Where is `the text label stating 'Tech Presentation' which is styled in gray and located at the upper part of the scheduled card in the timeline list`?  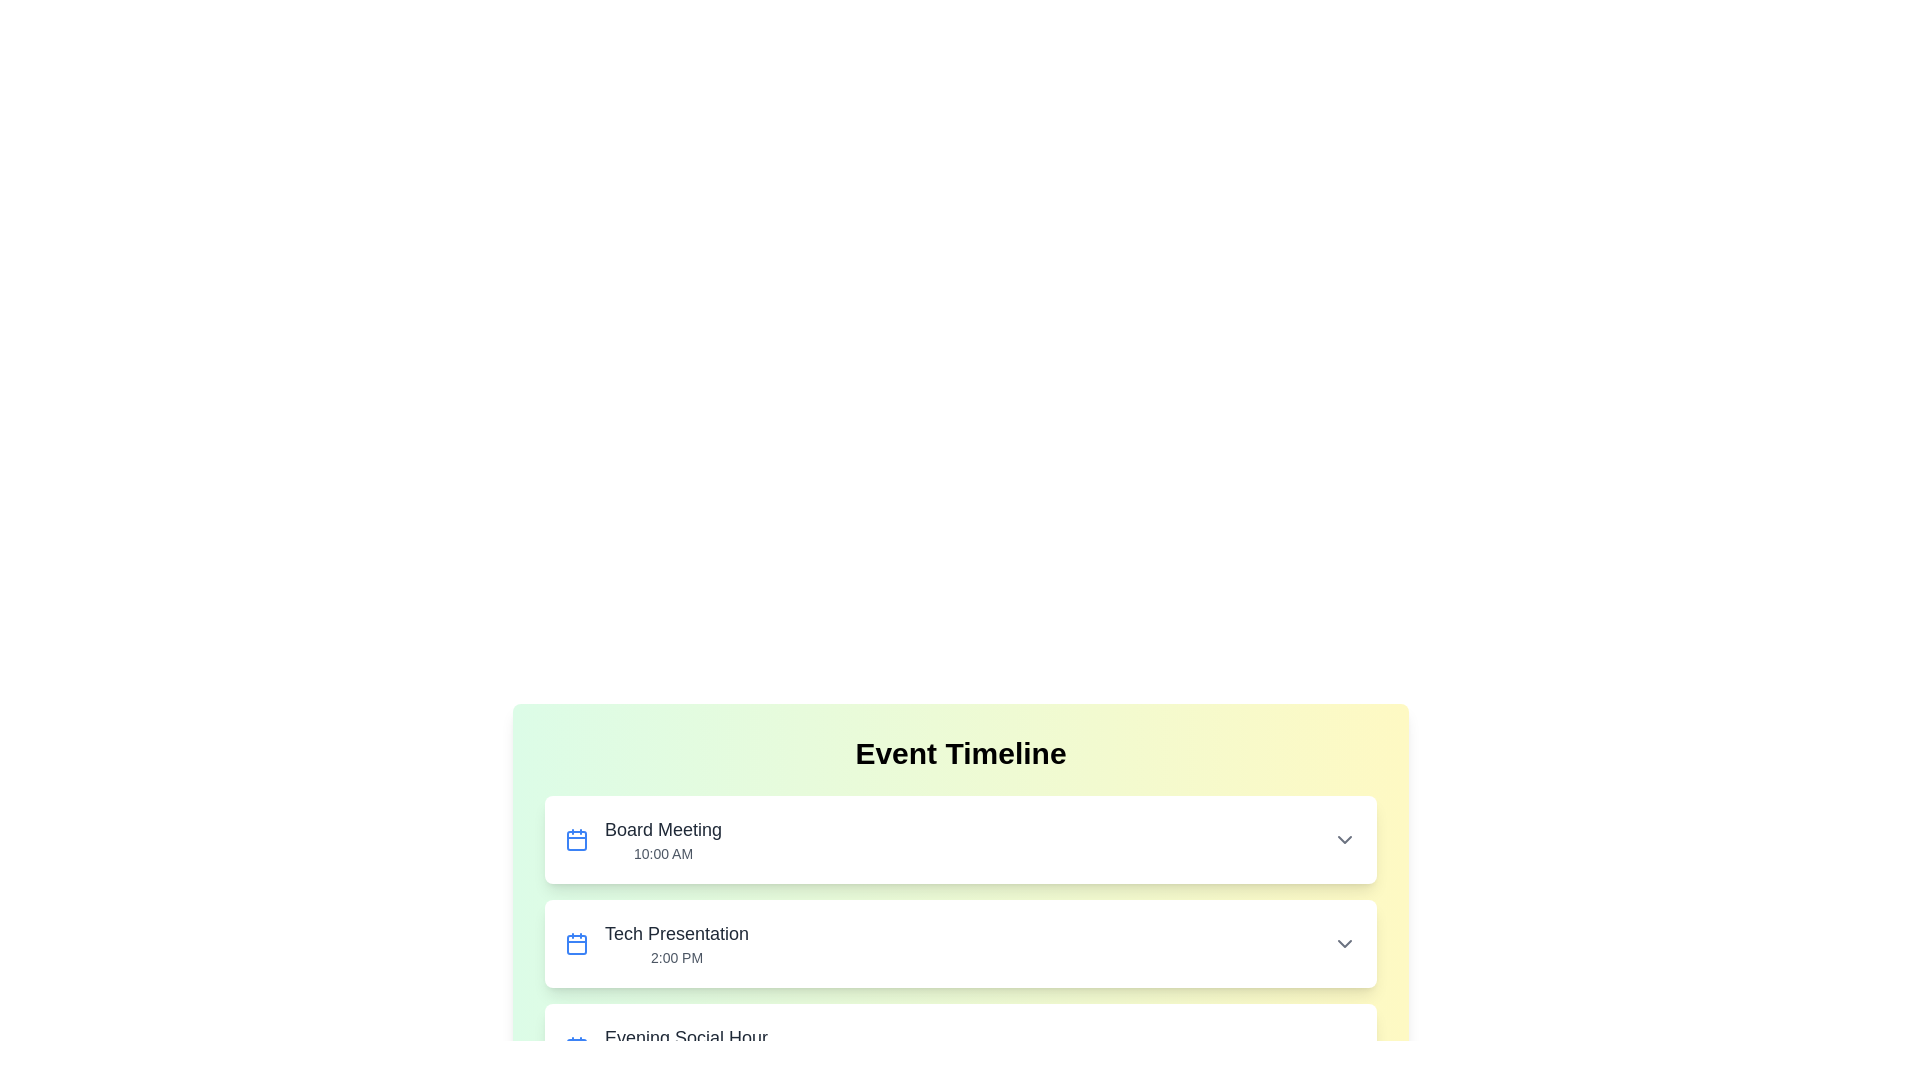 the text label stating 'Tech Presentation' which is styled in gray and located at the upper part of the scheduled card in the timeline list is located at coordinates (676, 933).